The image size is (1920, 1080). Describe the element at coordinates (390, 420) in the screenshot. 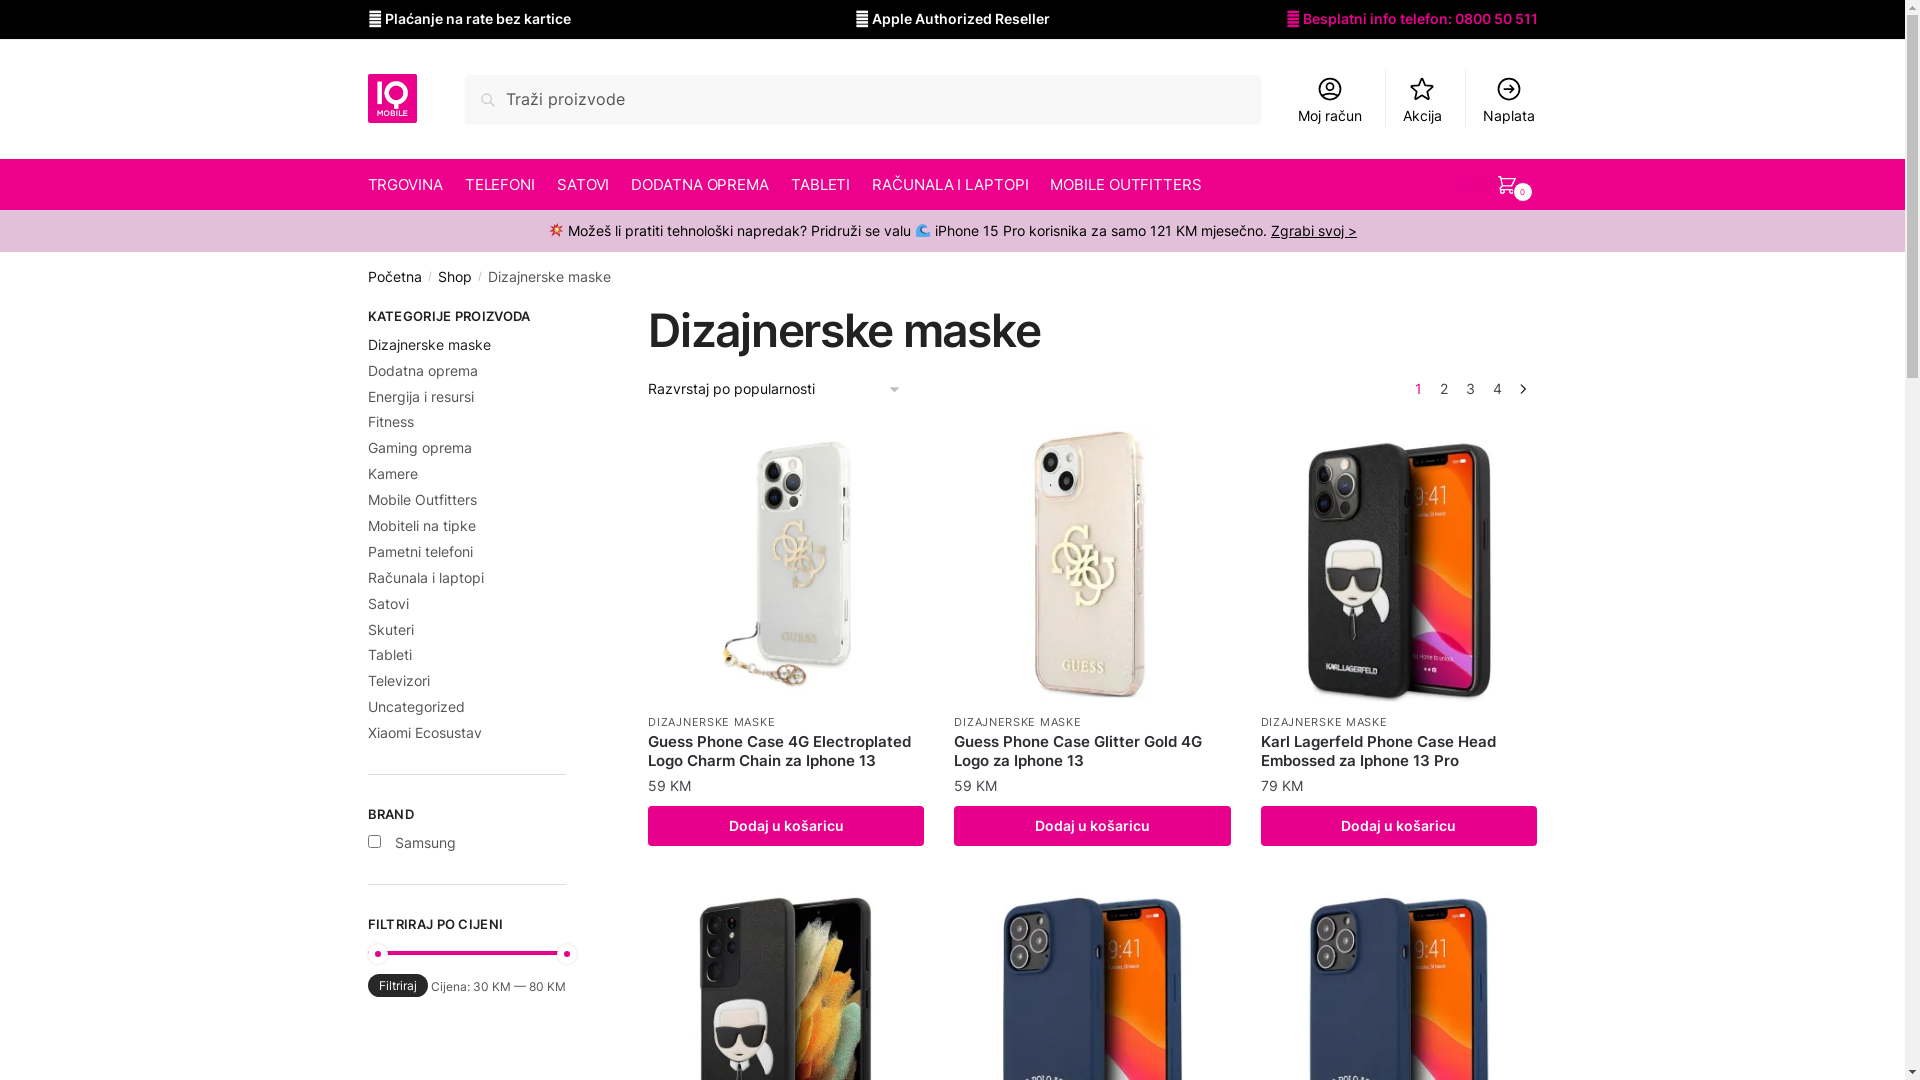

I see `'Fitness'` at that location.